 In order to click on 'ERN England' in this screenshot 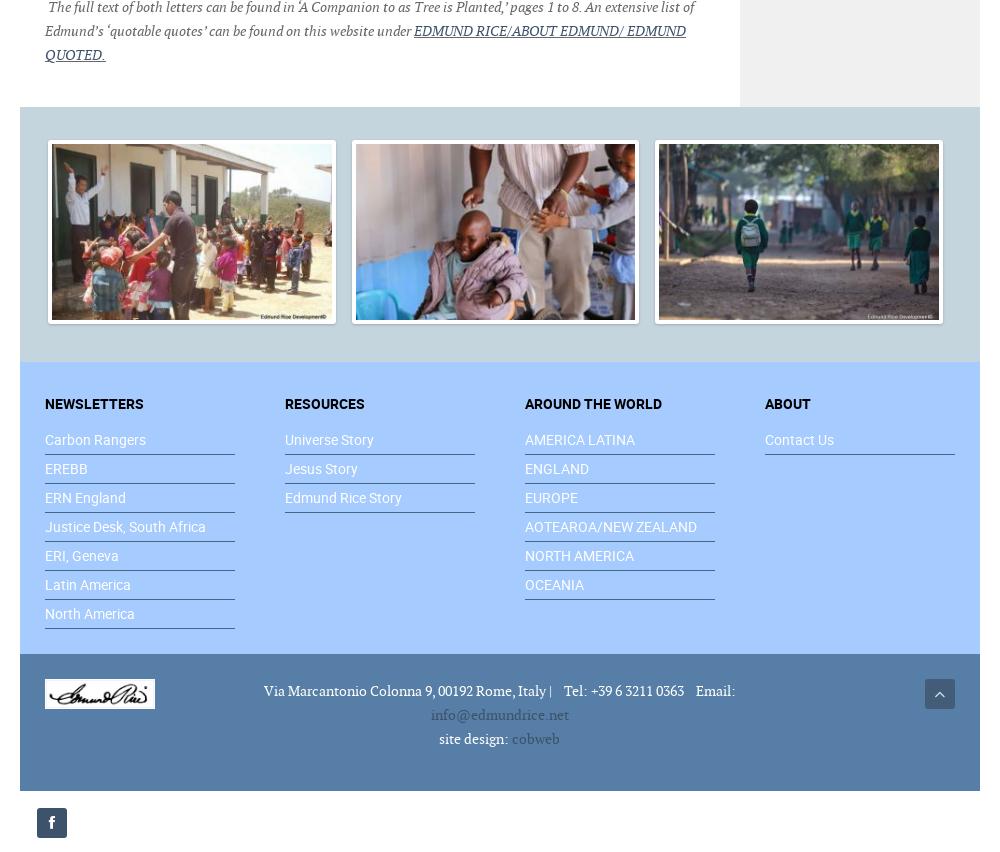, I will do `click(84, 496)`.